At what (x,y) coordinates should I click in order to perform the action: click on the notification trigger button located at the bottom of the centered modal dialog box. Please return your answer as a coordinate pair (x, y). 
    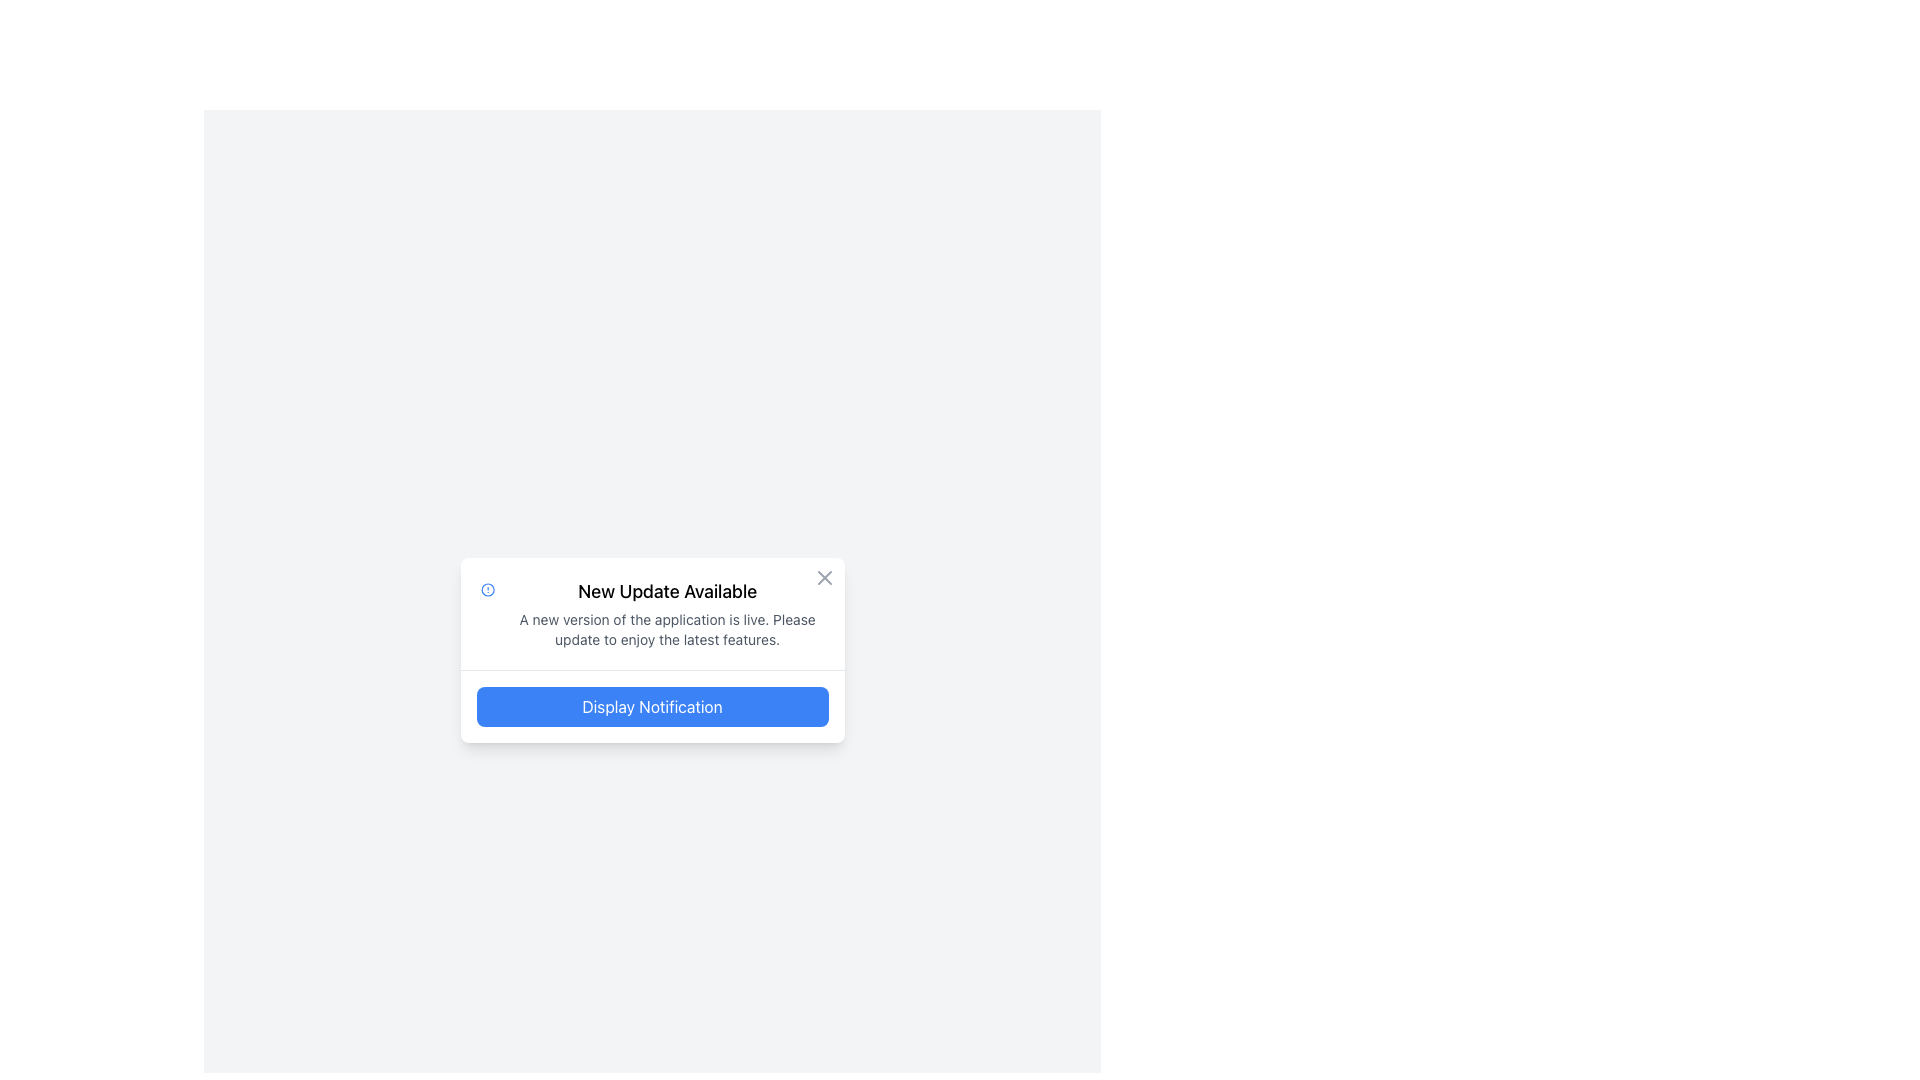
    Looking at the image, I should click on (652, 705).